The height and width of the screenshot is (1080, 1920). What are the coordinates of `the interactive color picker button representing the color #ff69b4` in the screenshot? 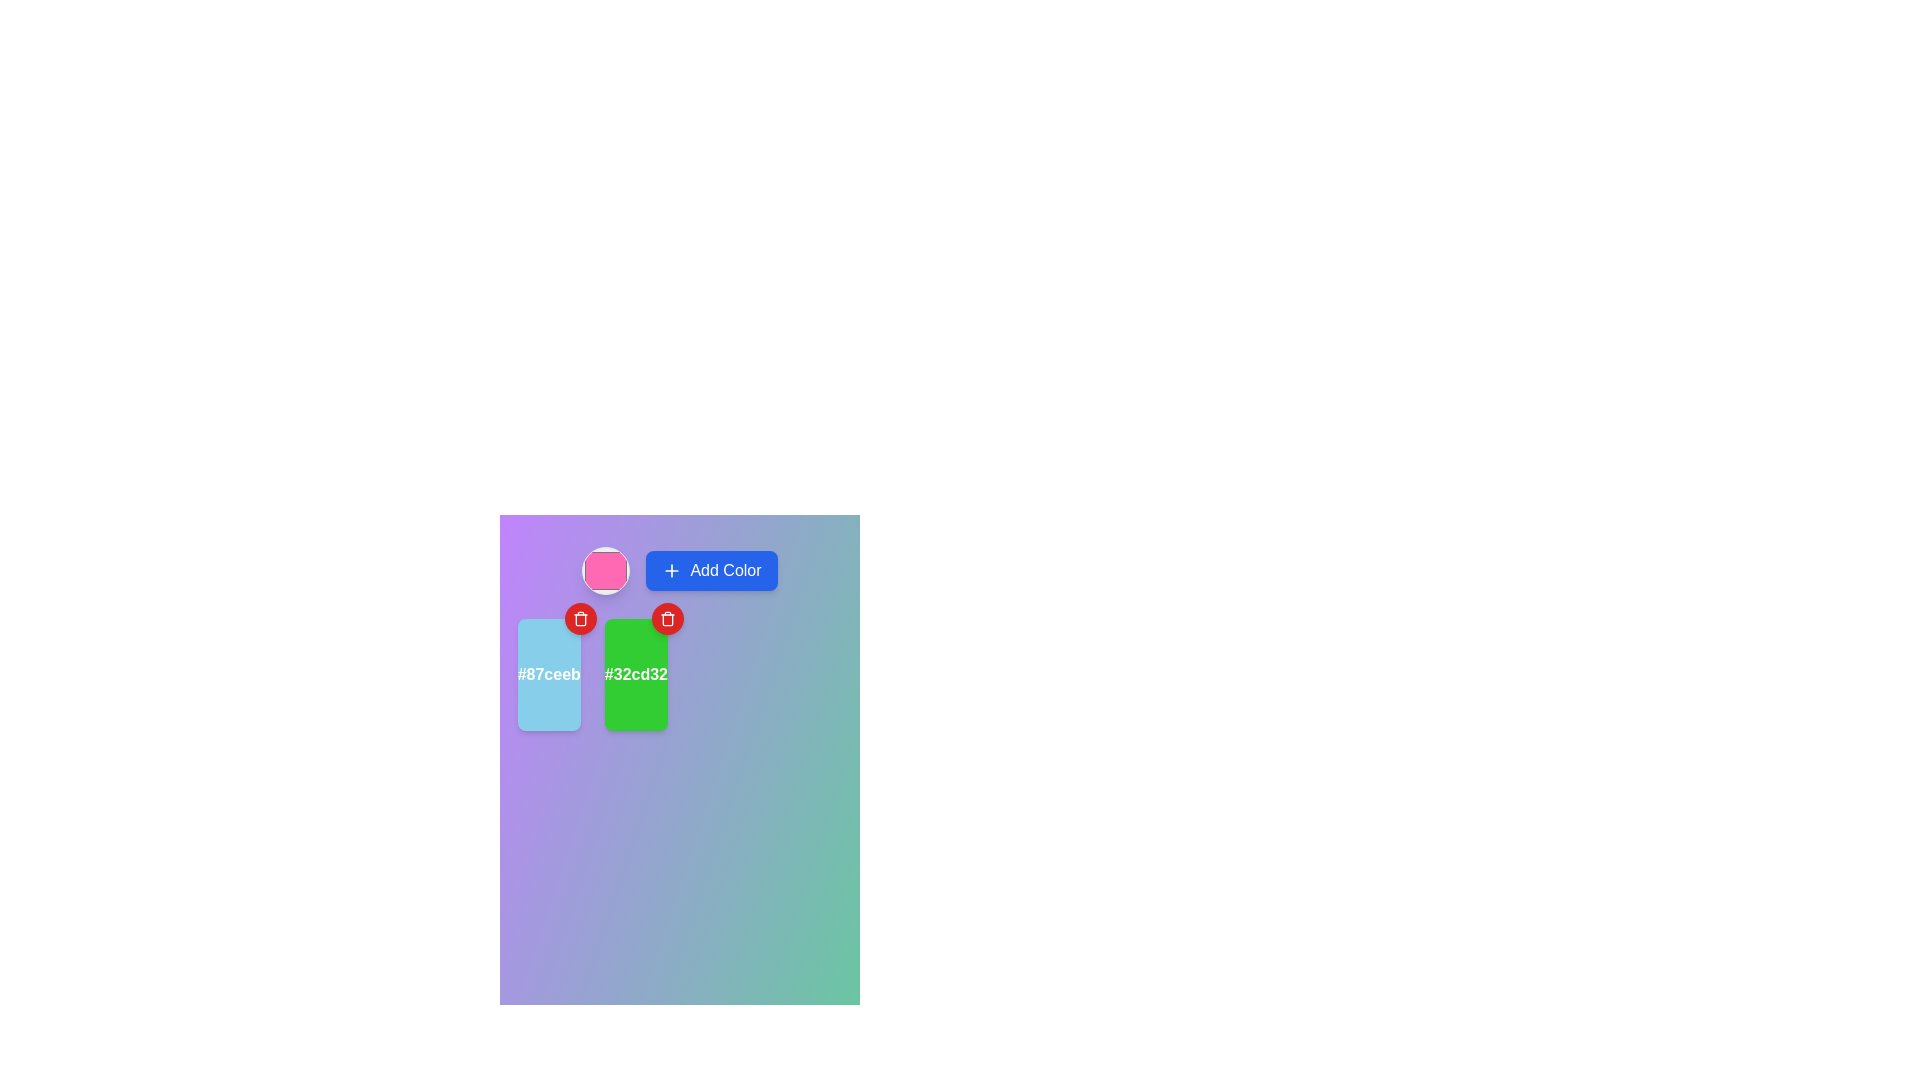 It's located at (605, 570).